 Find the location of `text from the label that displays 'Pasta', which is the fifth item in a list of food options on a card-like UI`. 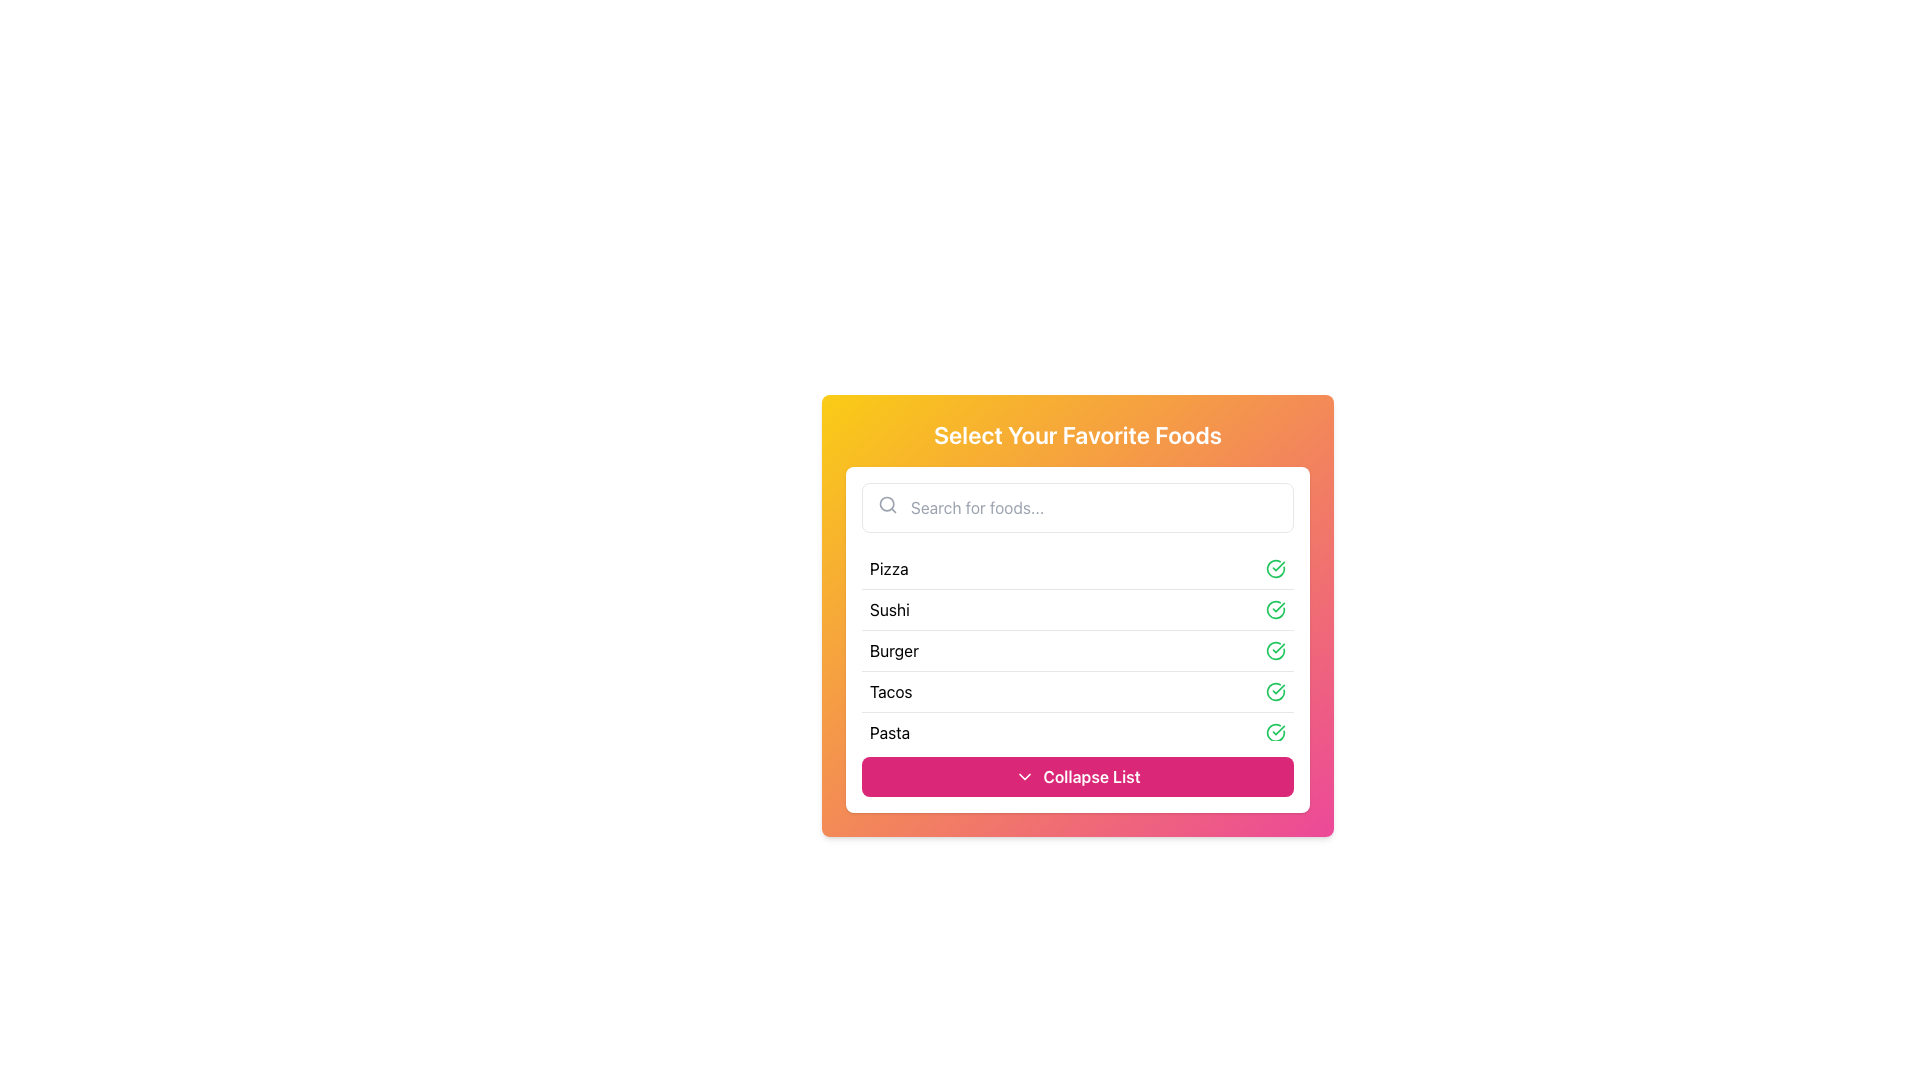

text from the label that displays 'Pasta', which is the fifth item in a list of food options on a card-like UI is located at coordinates (889, 732).